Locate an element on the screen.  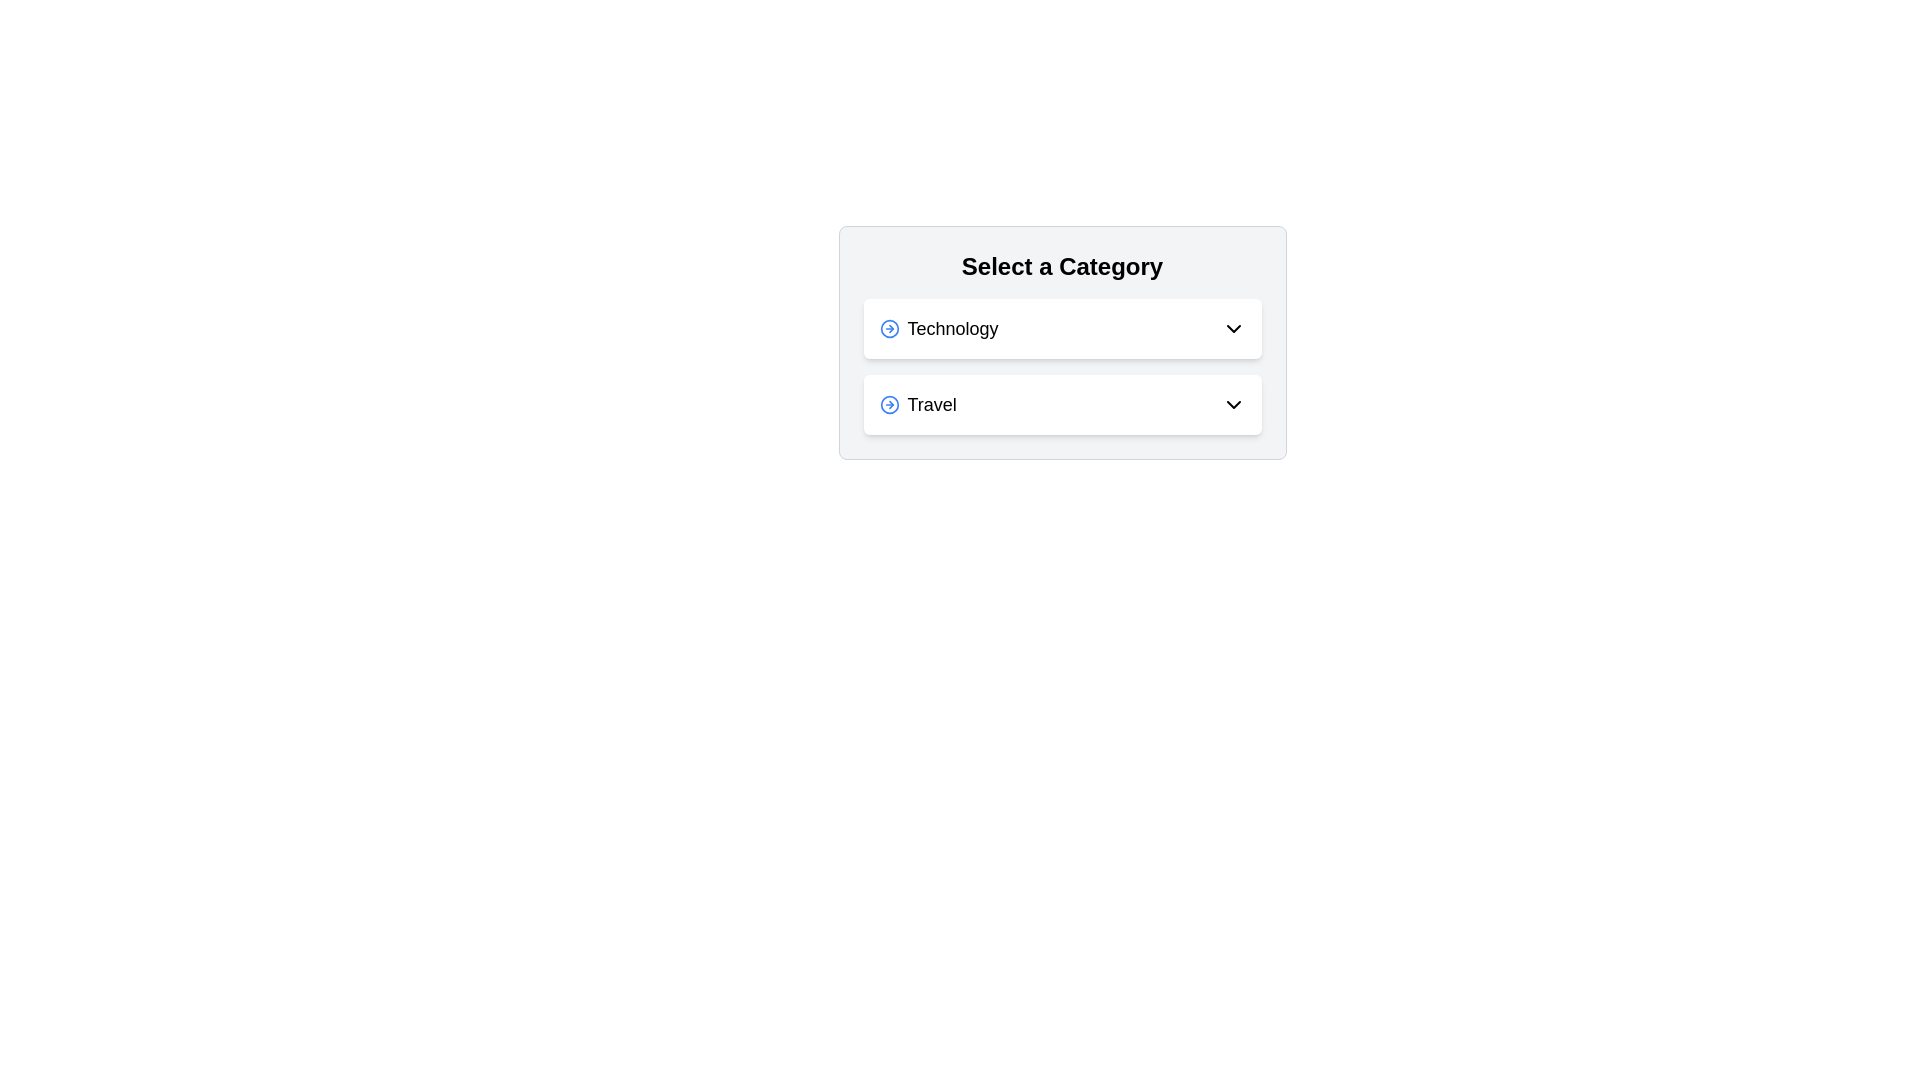
the 'Technology' text with the arrow icon is located at coordinates (938, 327).